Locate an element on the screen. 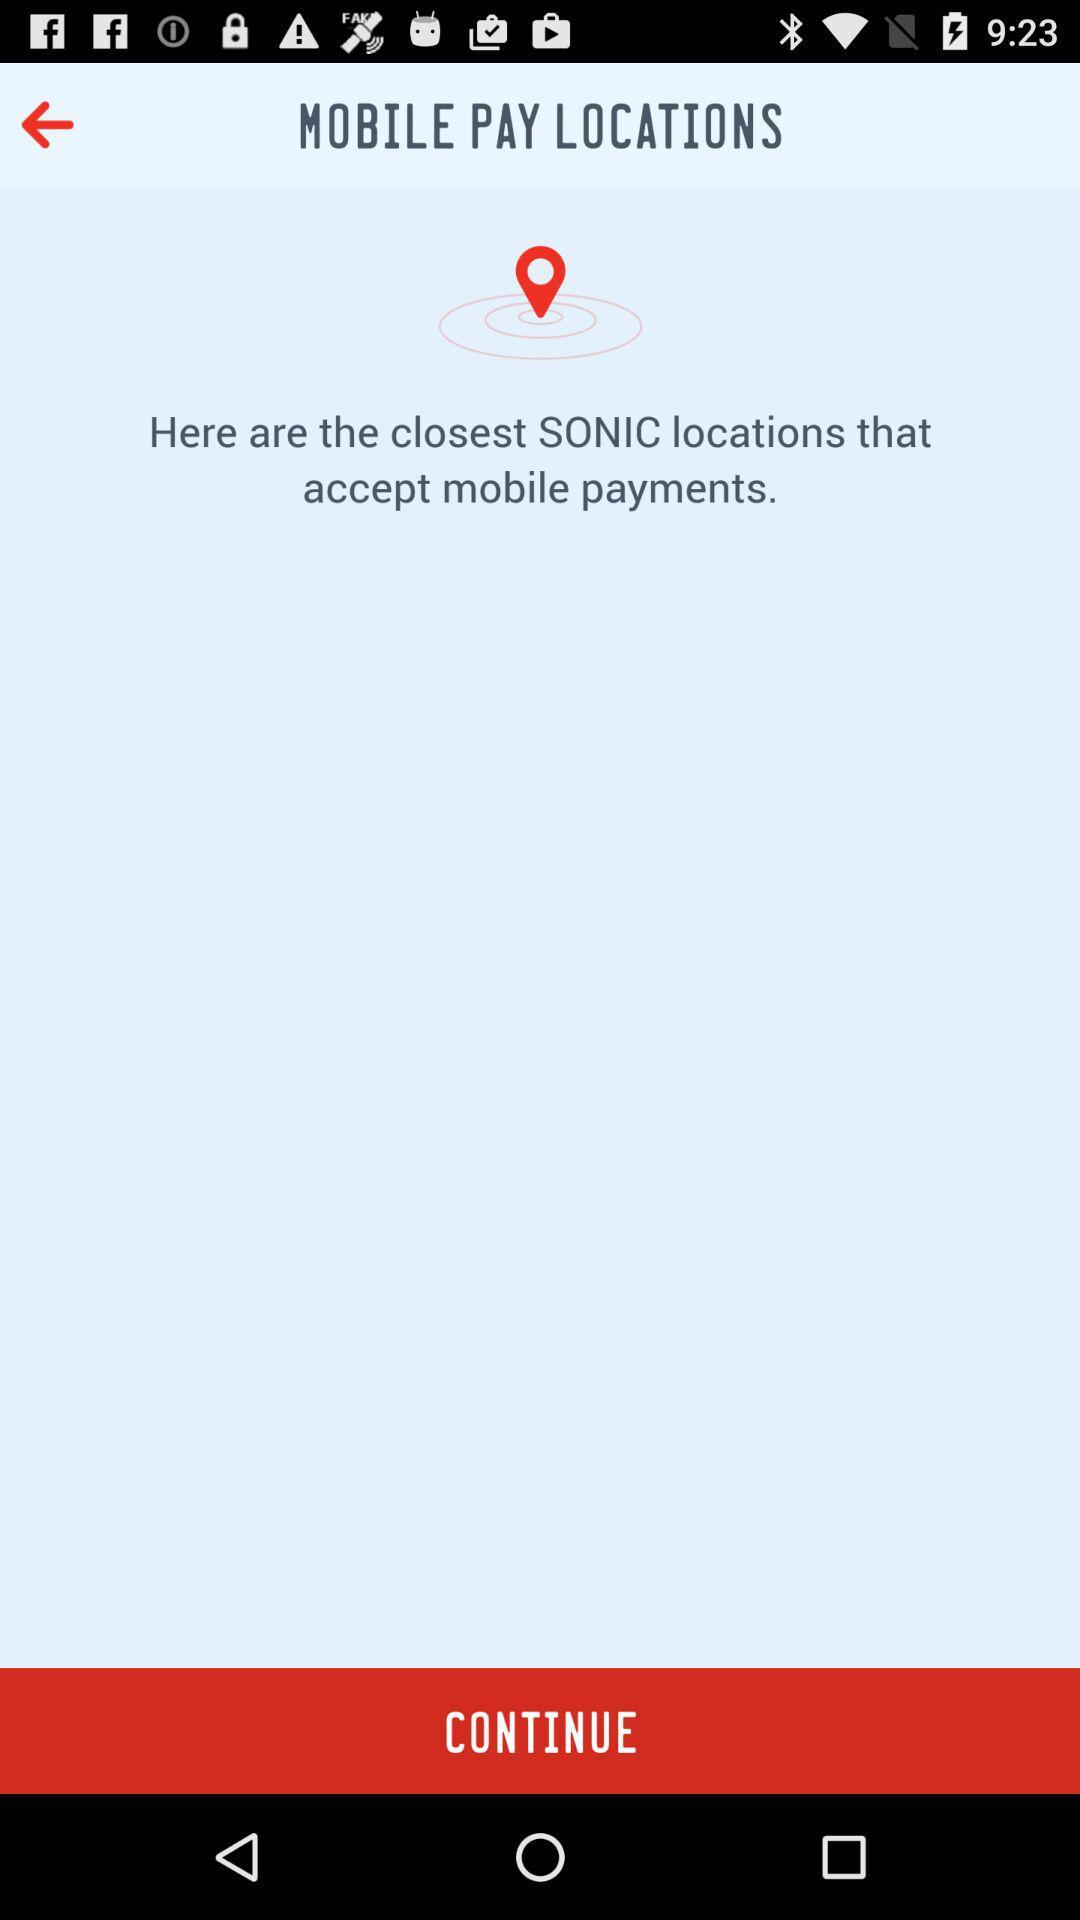 Image resolution: width=1080 pixels, height=1920 pixels. item at the bottom is located at coordinates (540, 1730).